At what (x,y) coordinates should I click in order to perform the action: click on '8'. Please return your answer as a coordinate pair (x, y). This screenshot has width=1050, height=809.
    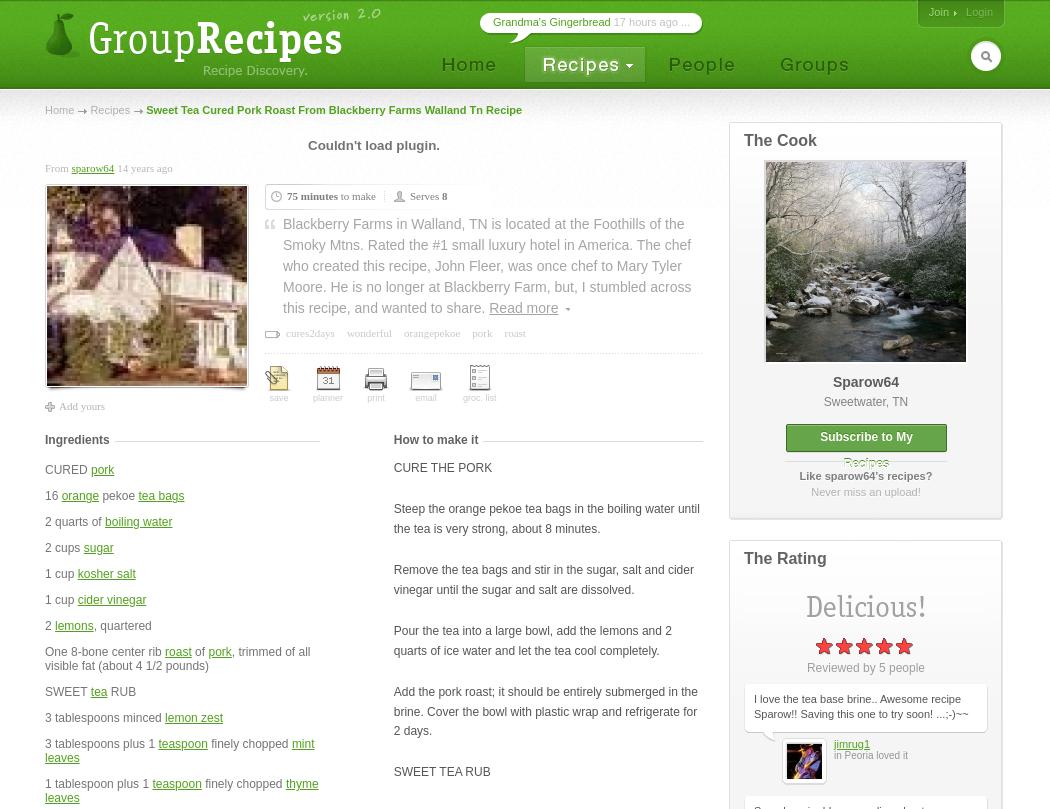
    Looking at the image, I should click on (443, 195).